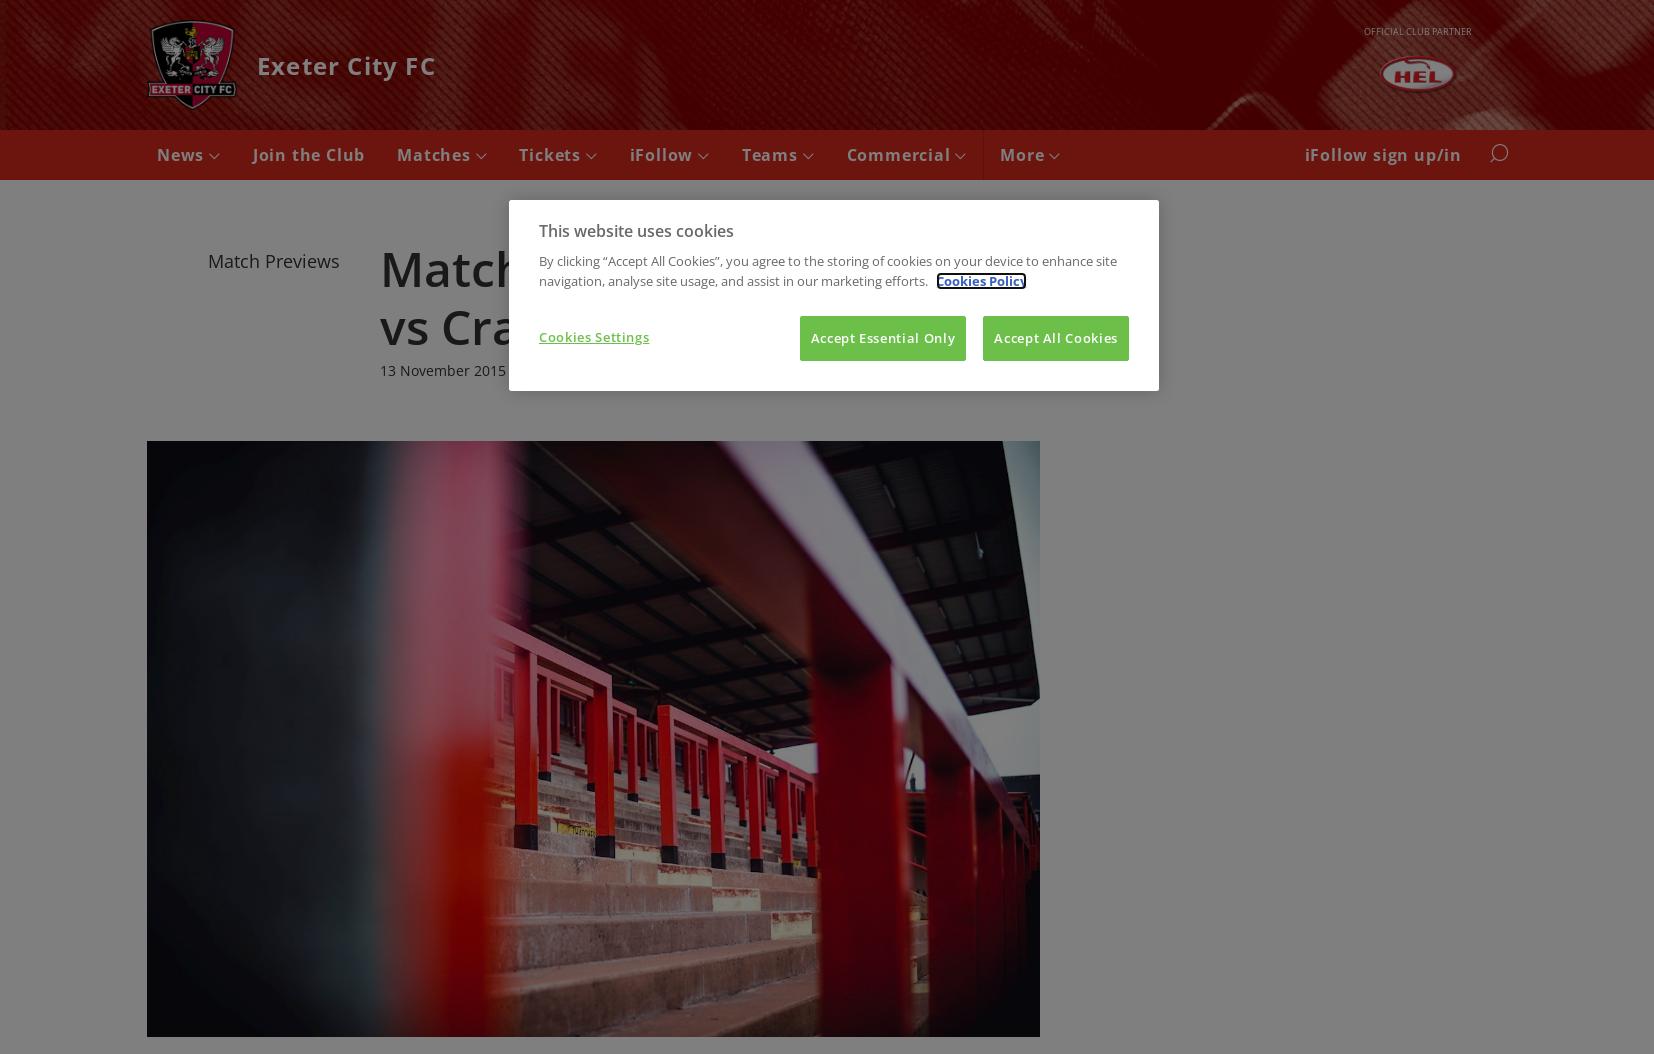 The width and height of the screenshot is (1654, 1054). I want to click on 'Join the Club', so click(307, 155).